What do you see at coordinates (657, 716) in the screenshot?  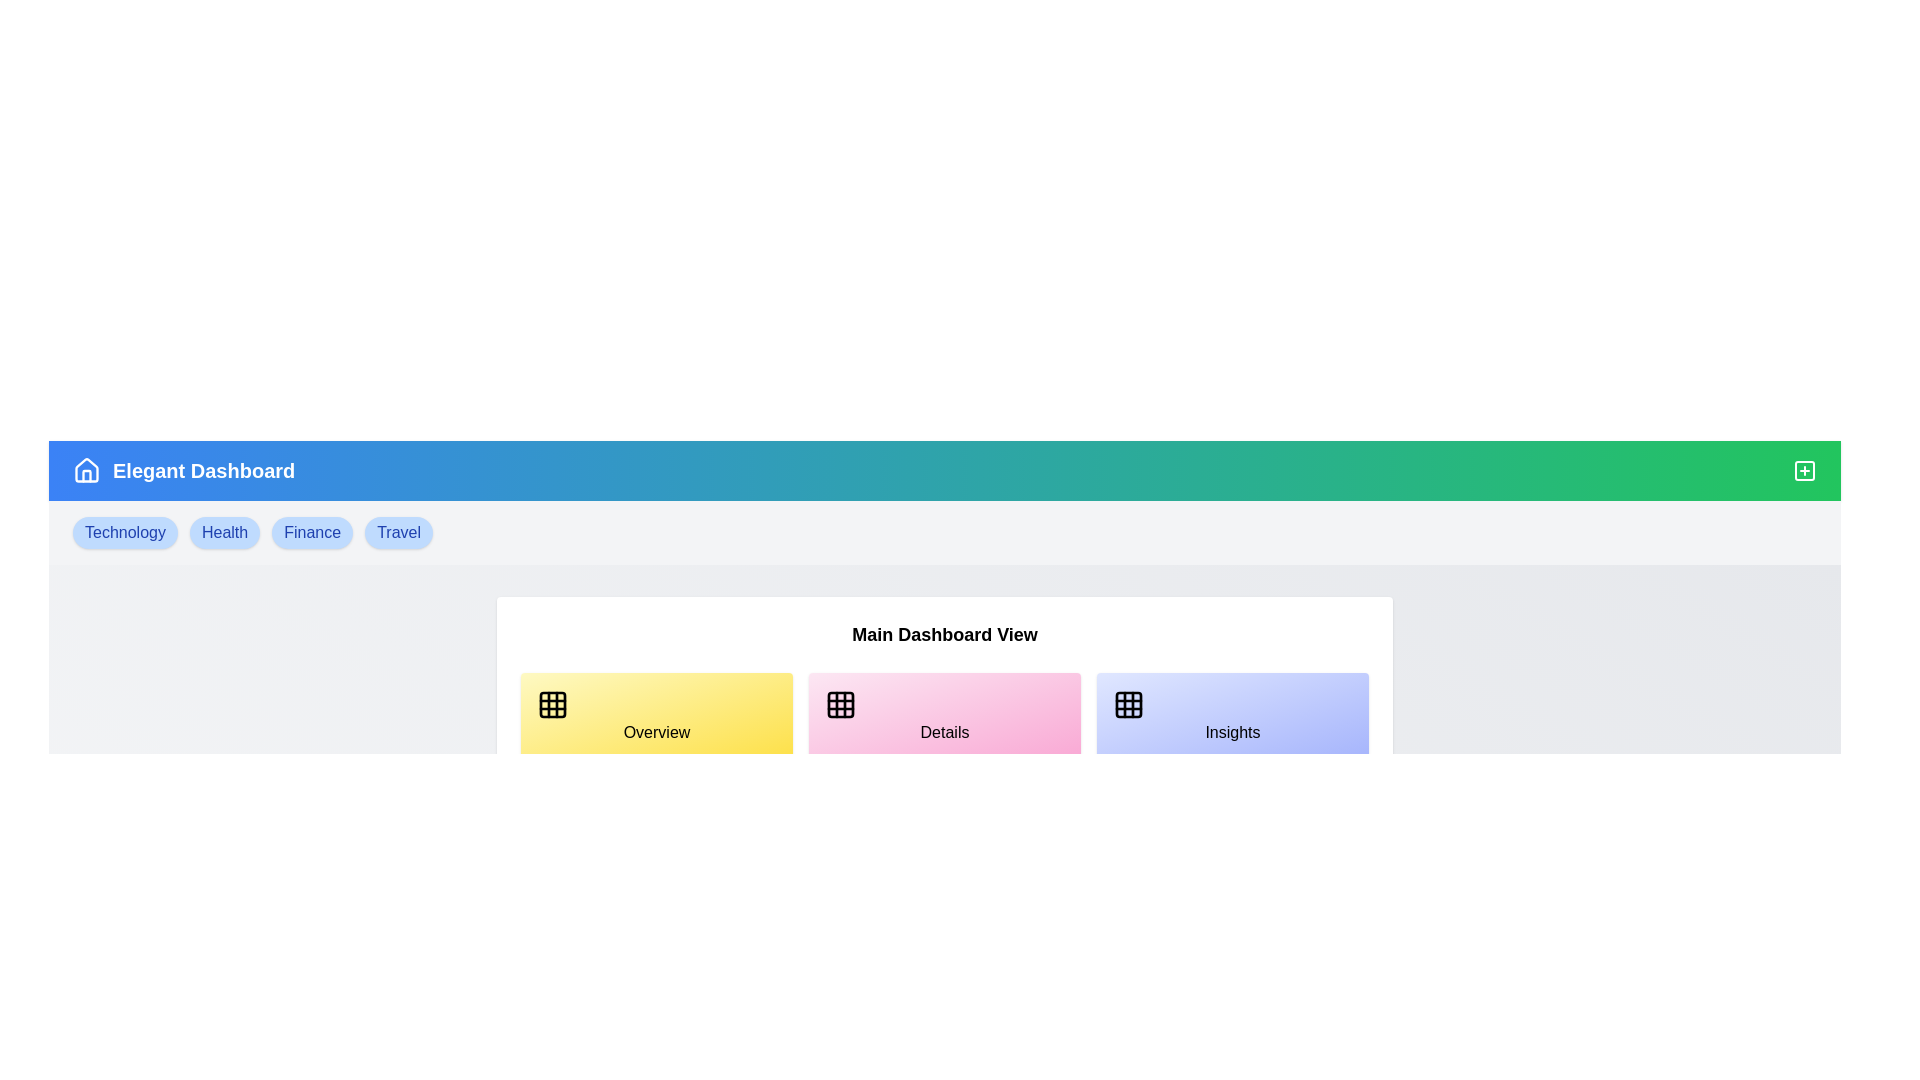 I see `the Overview card to explore its content` at bounding box center [657, 716].